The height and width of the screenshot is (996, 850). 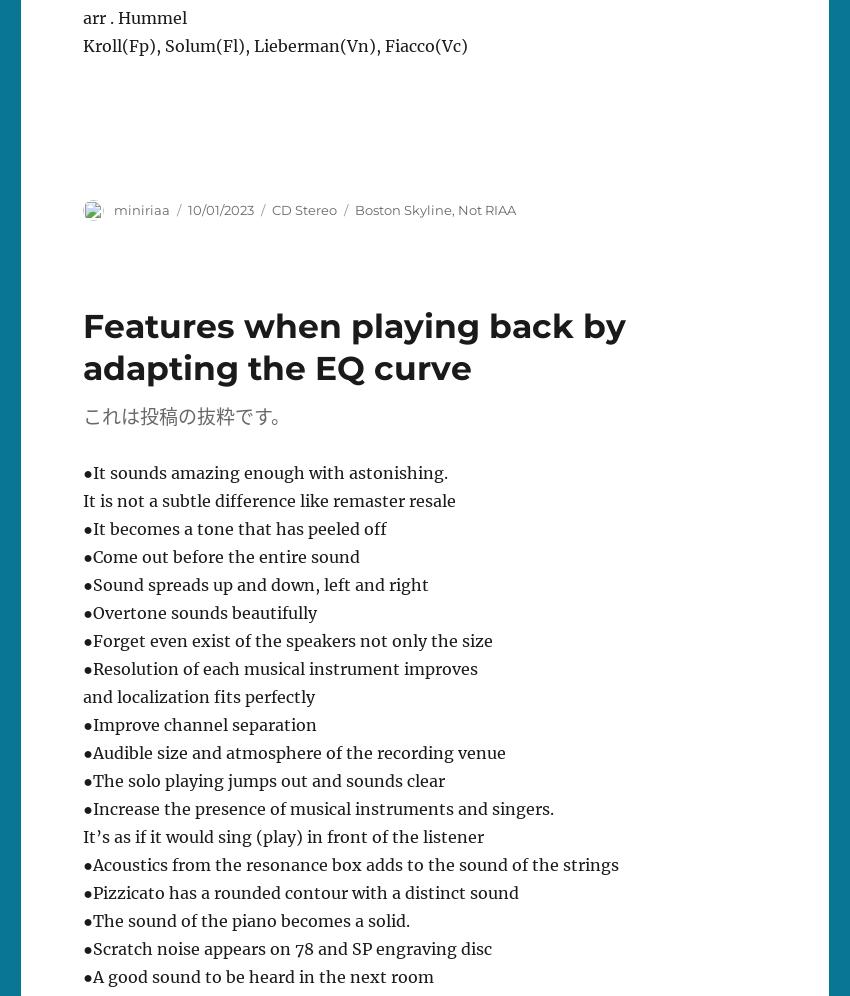 What do you see at coordinates (290, 640) in the screenshot?
I see `'Forget even exist of the speakers not only the size'` at bounding box center [290, 640].